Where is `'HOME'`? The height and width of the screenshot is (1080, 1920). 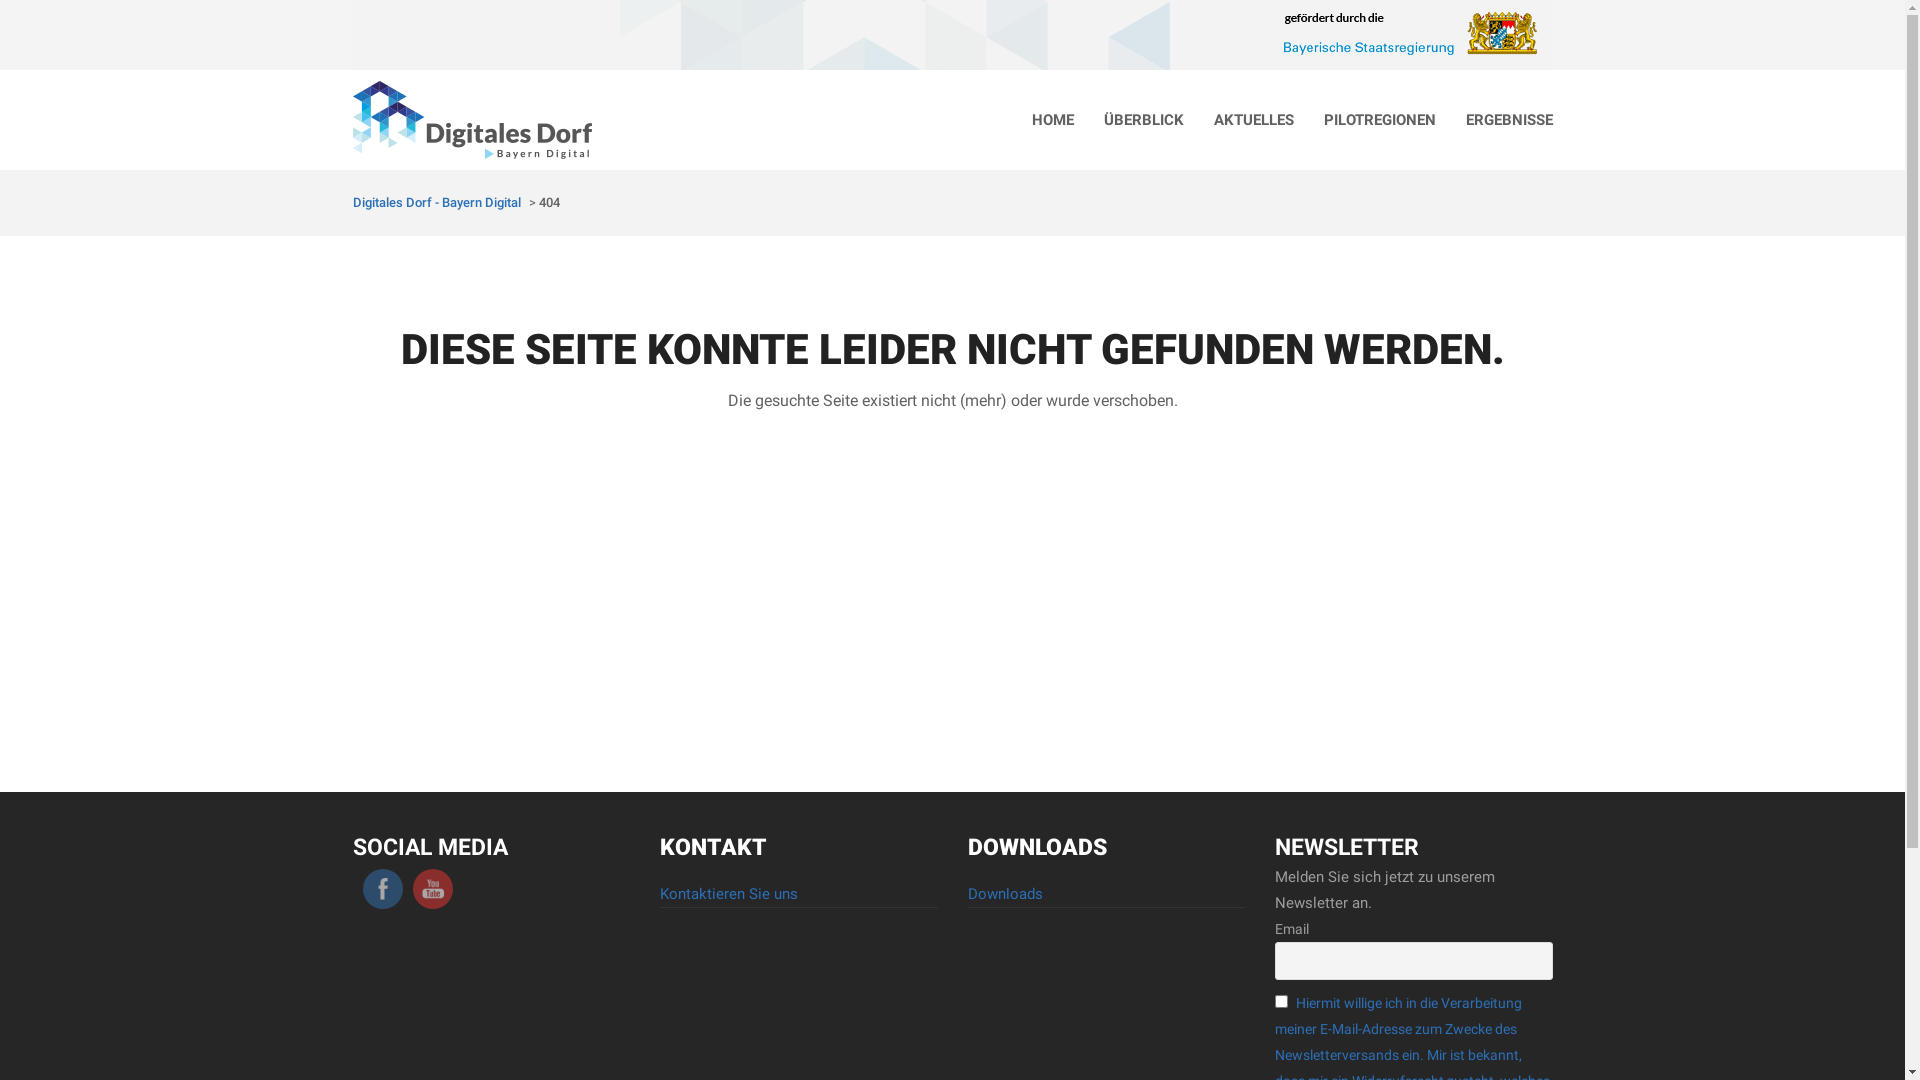
'HOME' is located at coordinates (1016, 119).